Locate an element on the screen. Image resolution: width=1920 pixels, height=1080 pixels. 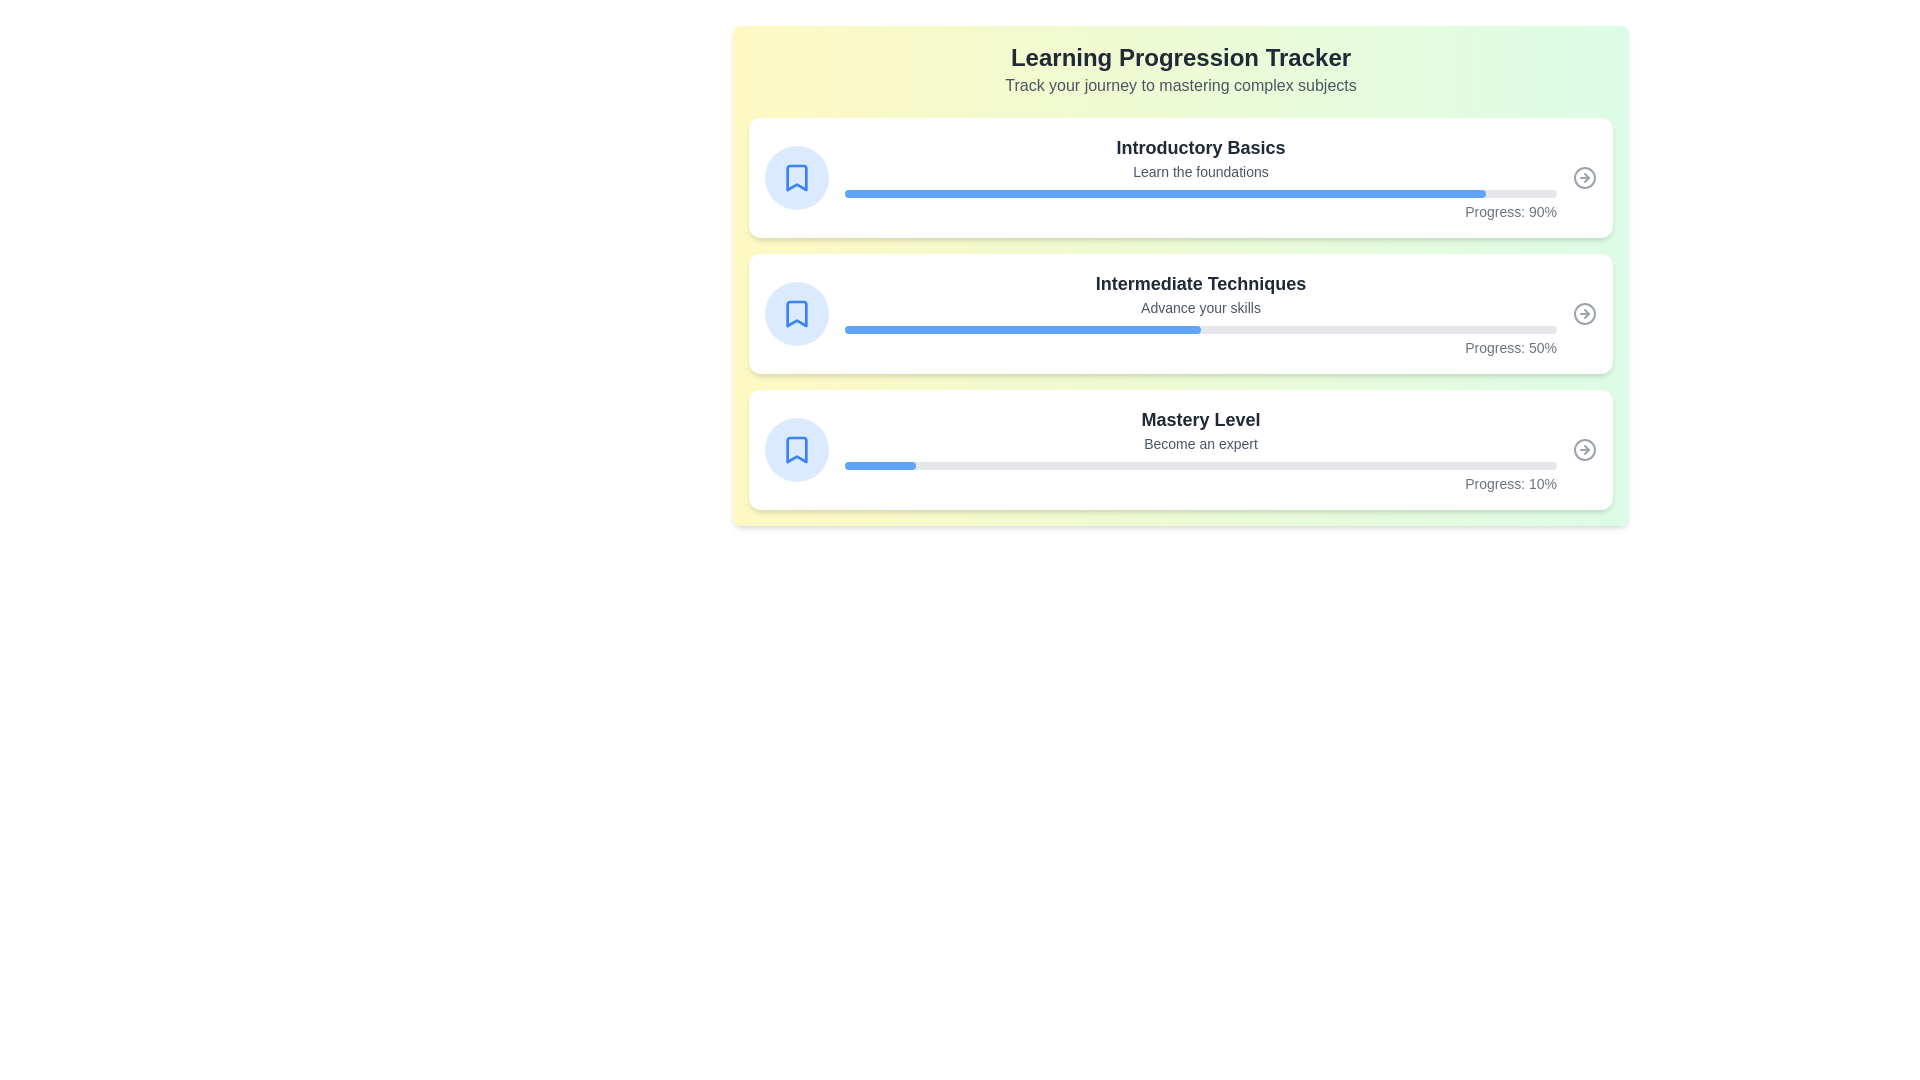
the blue bookmark-style icon representing the 'Mastery Level' in the Learning Progression Tracker interface is located at coordinates (795, 450).